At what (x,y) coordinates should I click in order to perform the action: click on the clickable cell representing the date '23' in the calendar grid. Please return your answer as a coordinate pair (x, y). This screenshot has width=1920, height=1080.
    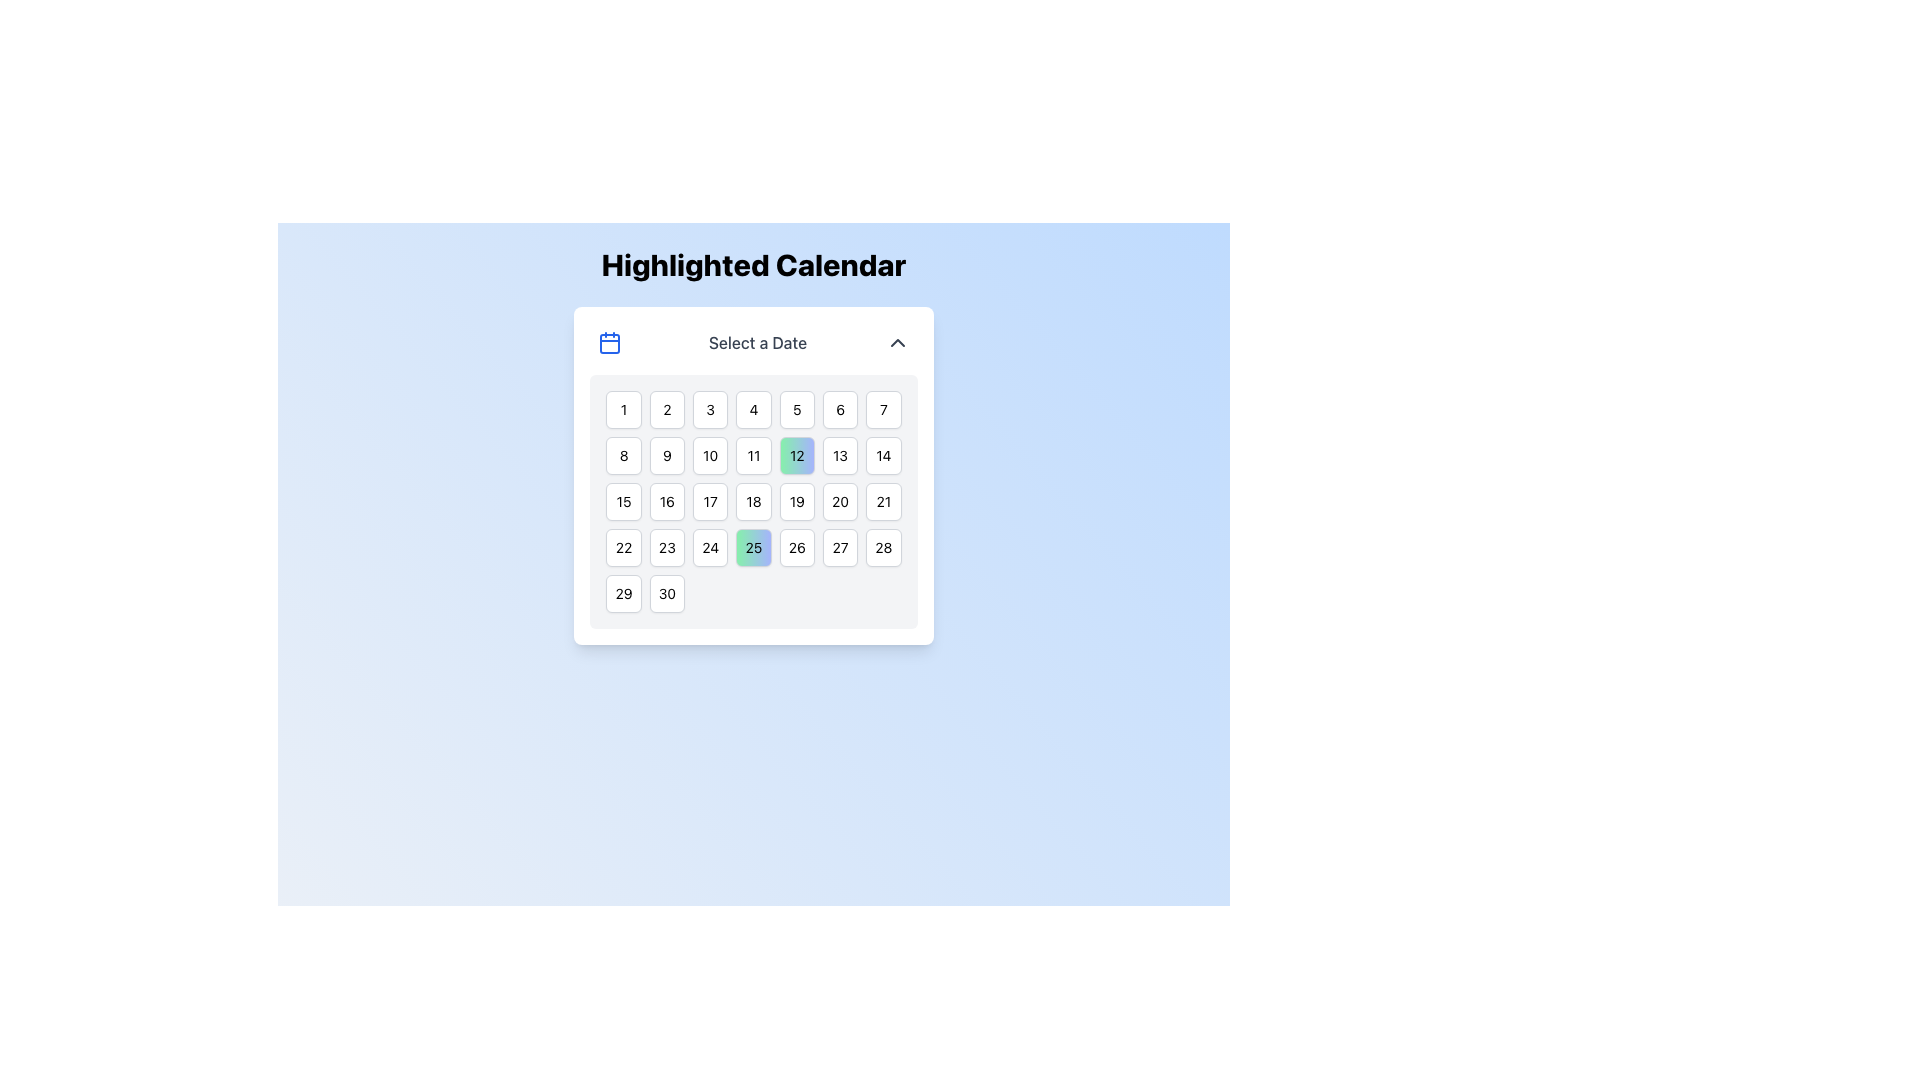
    Looking at the image, I should click on (667, 547).